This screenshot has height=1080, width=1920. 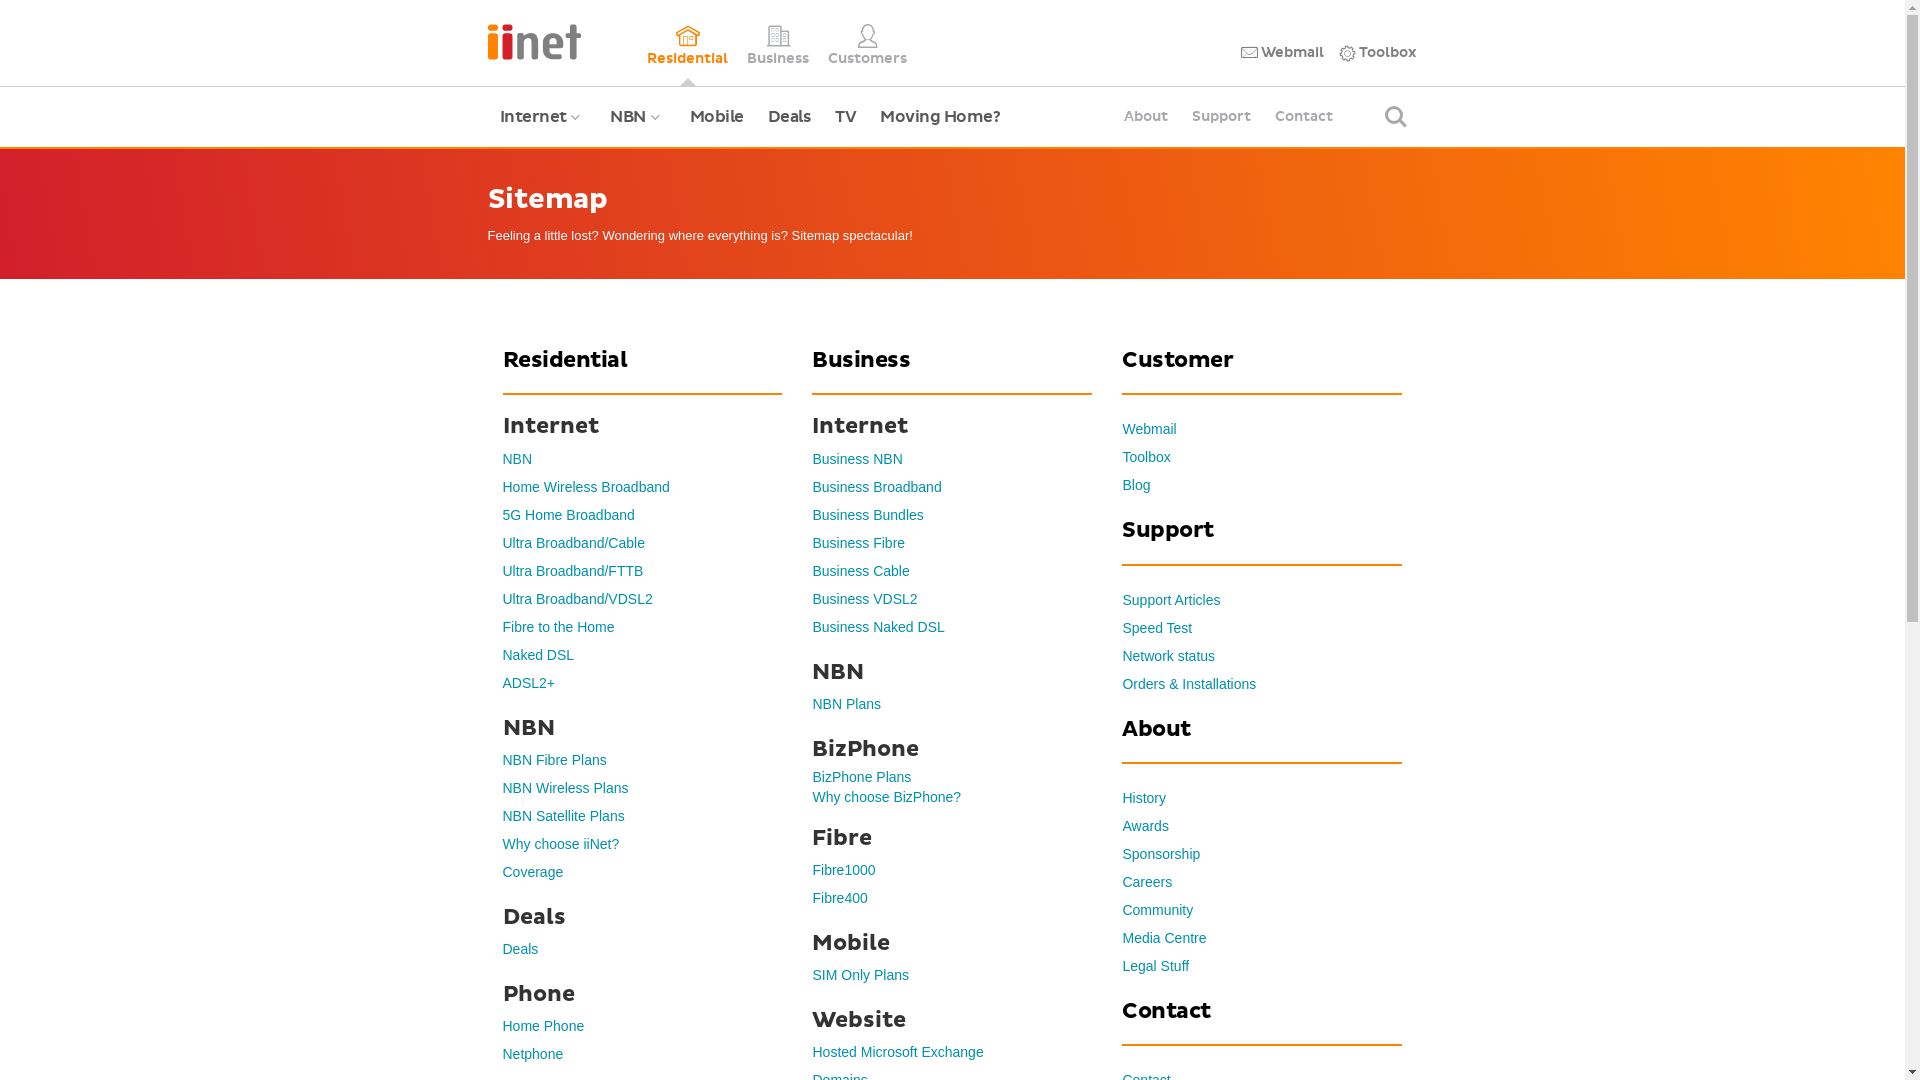 What do you see at coordinates (502, 459) in the screenshot?
I see `'NBN'` at bounding box center [502, 459].